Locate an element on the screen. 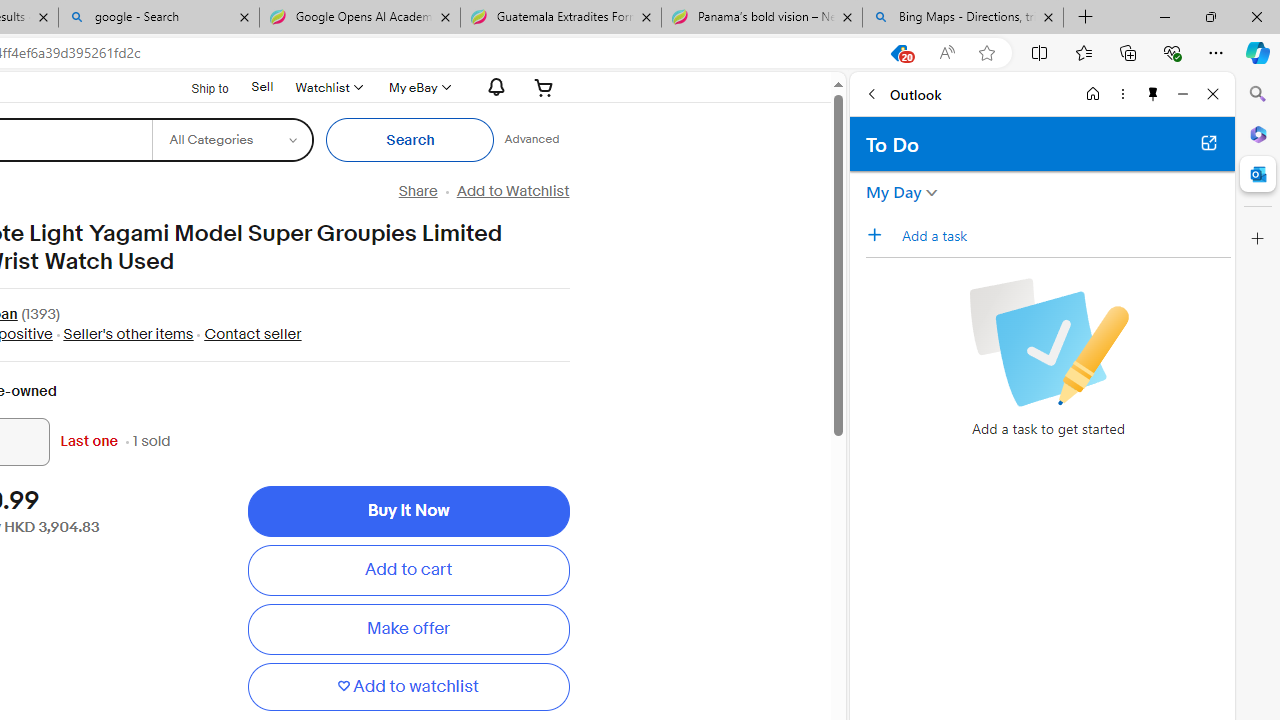 The image size is (1280, 720). 'Contact seller' is located at coordinates (251, 333).